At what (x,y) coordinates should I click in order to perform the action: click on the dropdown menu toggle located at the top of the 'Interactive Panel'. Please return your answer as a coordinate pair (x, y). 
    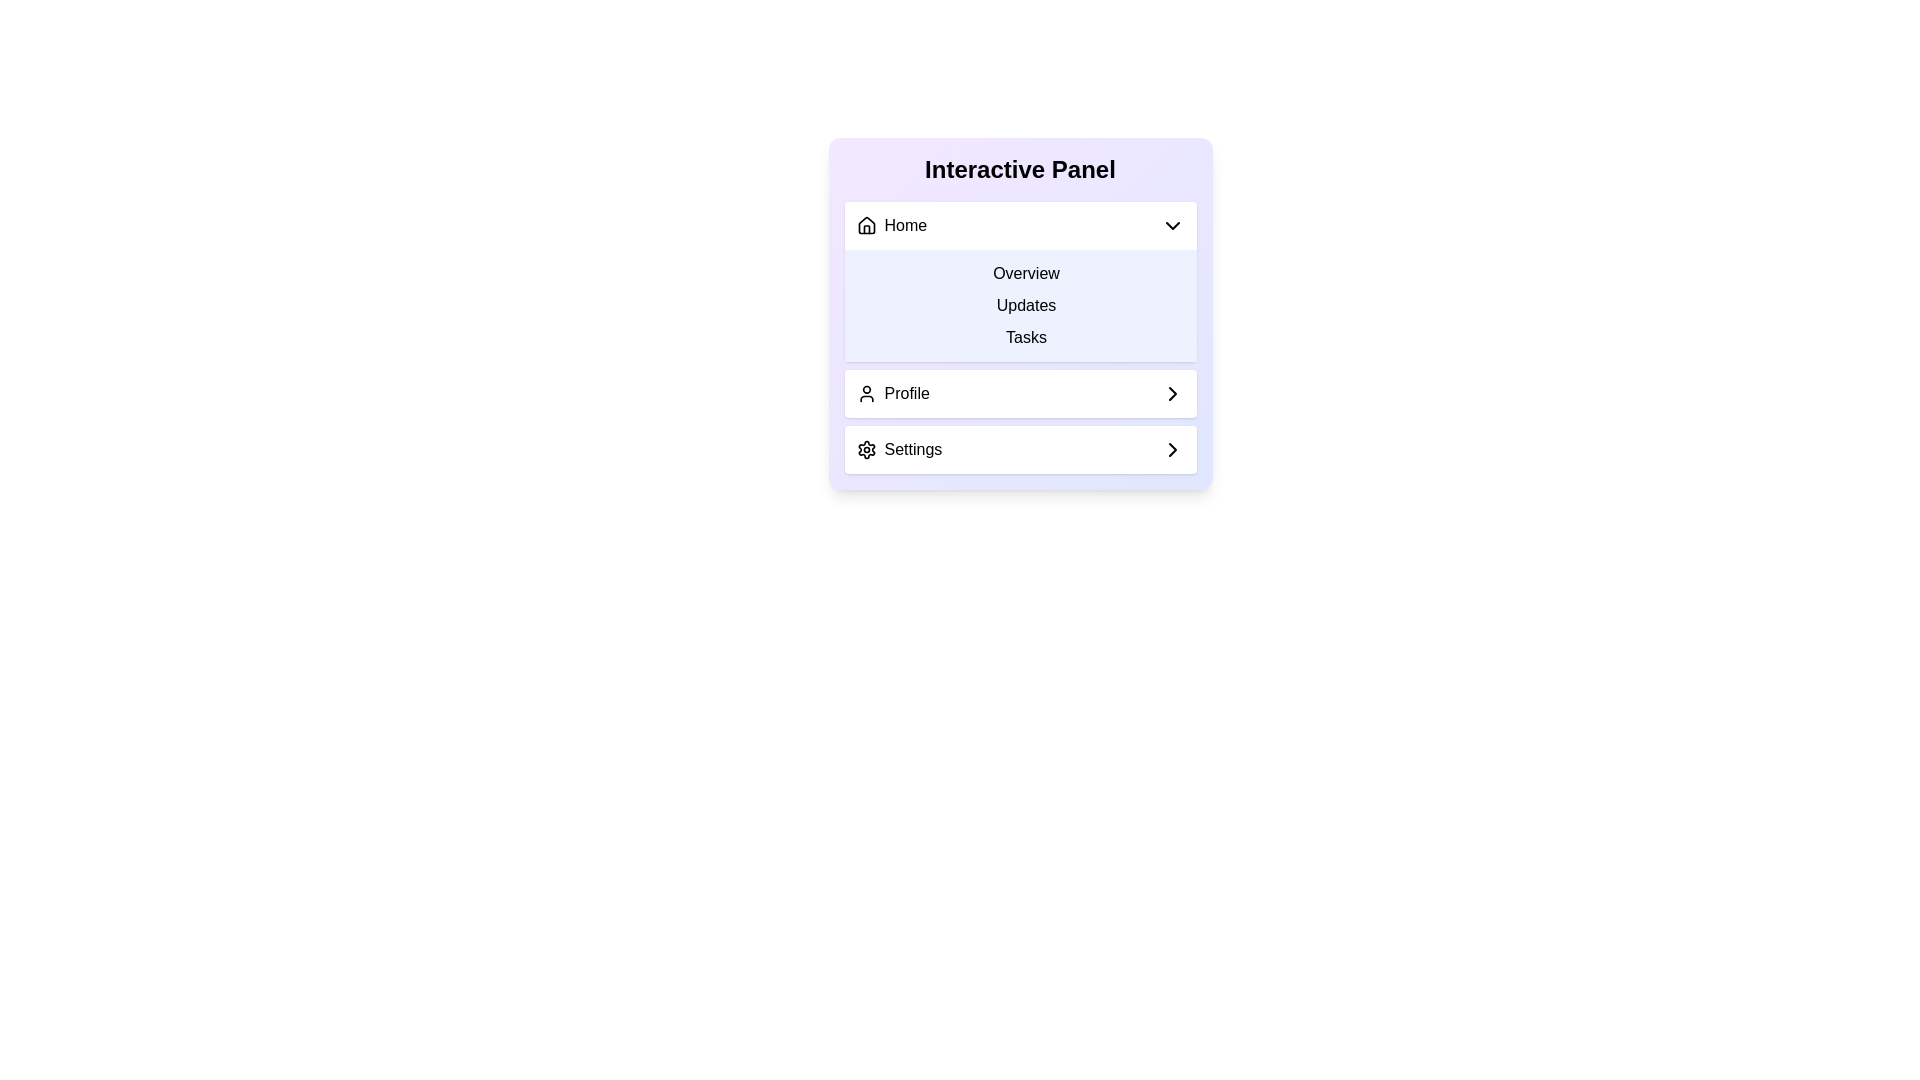
    Looking at the image, I should click on (1020, 225).